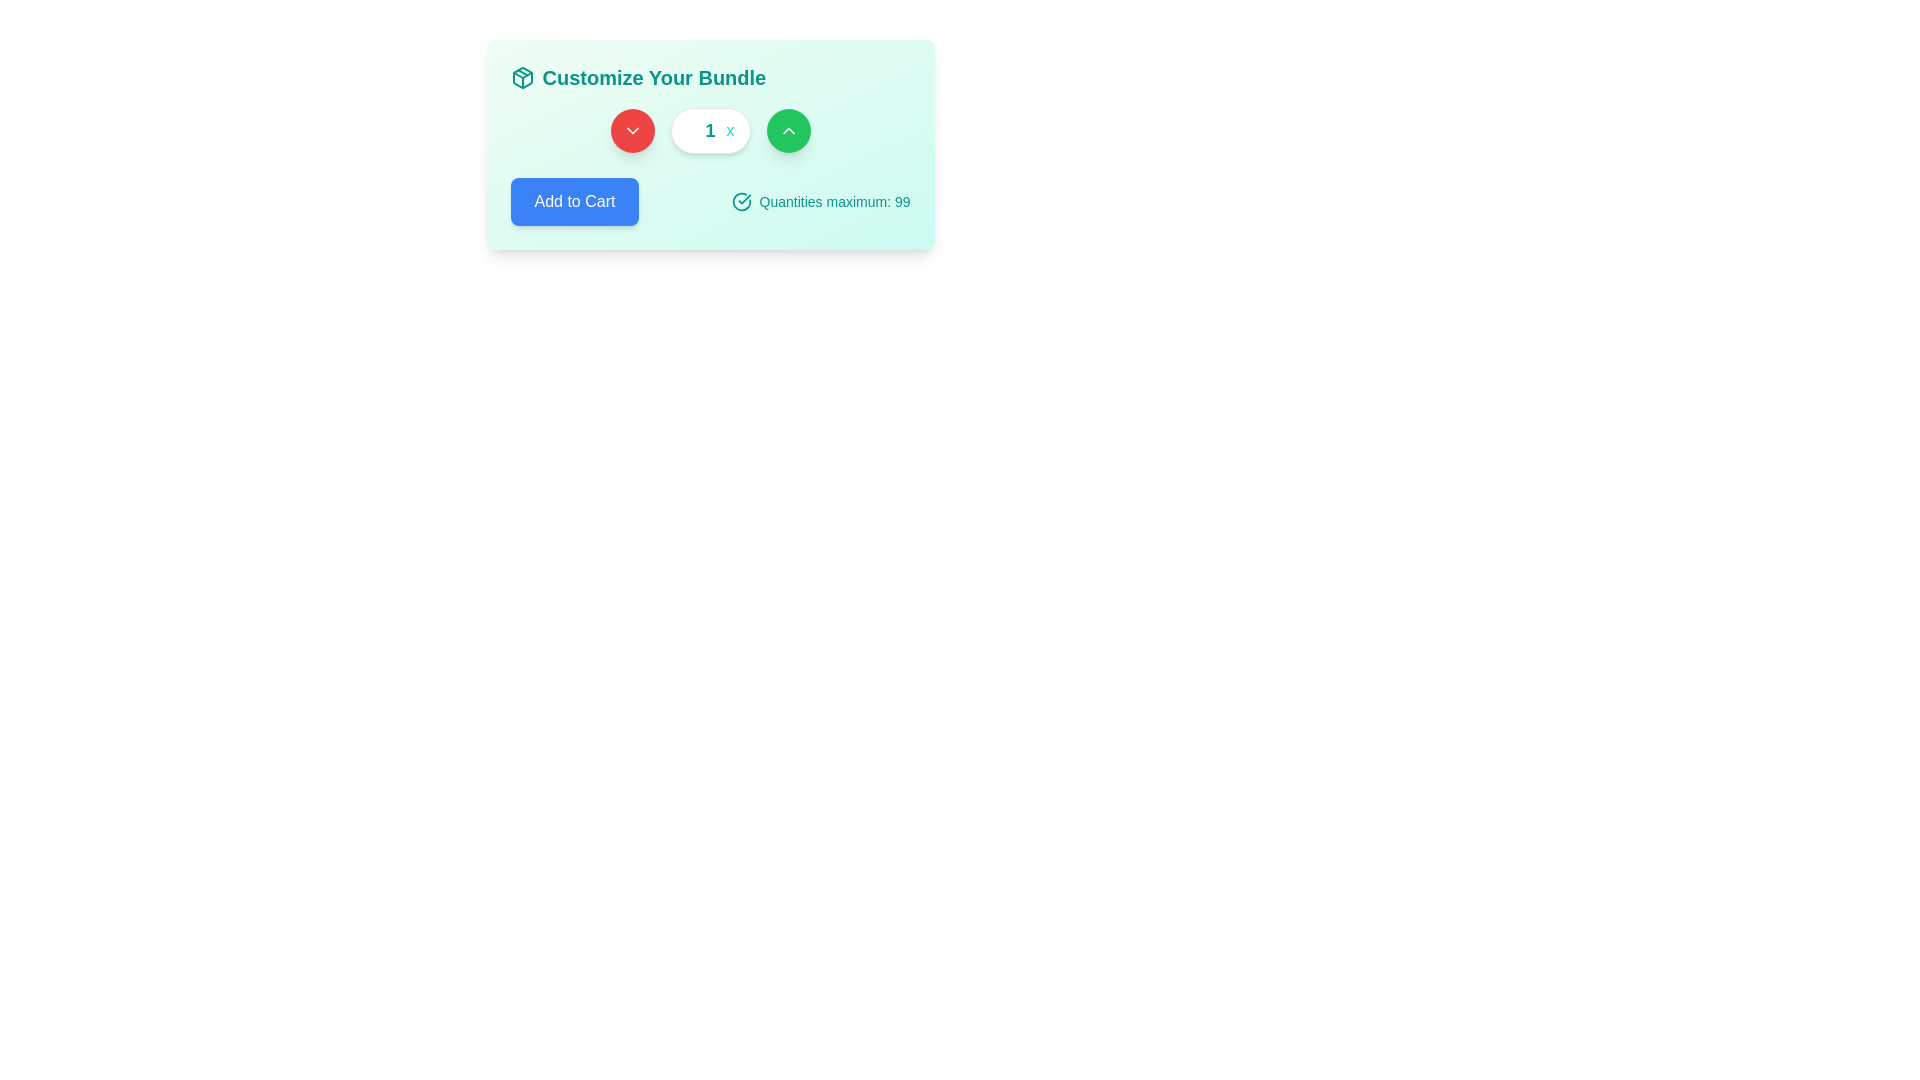 This screenshot has width=1920, height=1080. What do you see at coordinates (631, 131) in the screenshot?
I see `the red circular button icon that indicates an expandable action related to quantity or item customization` at bounding box center [631, 131].